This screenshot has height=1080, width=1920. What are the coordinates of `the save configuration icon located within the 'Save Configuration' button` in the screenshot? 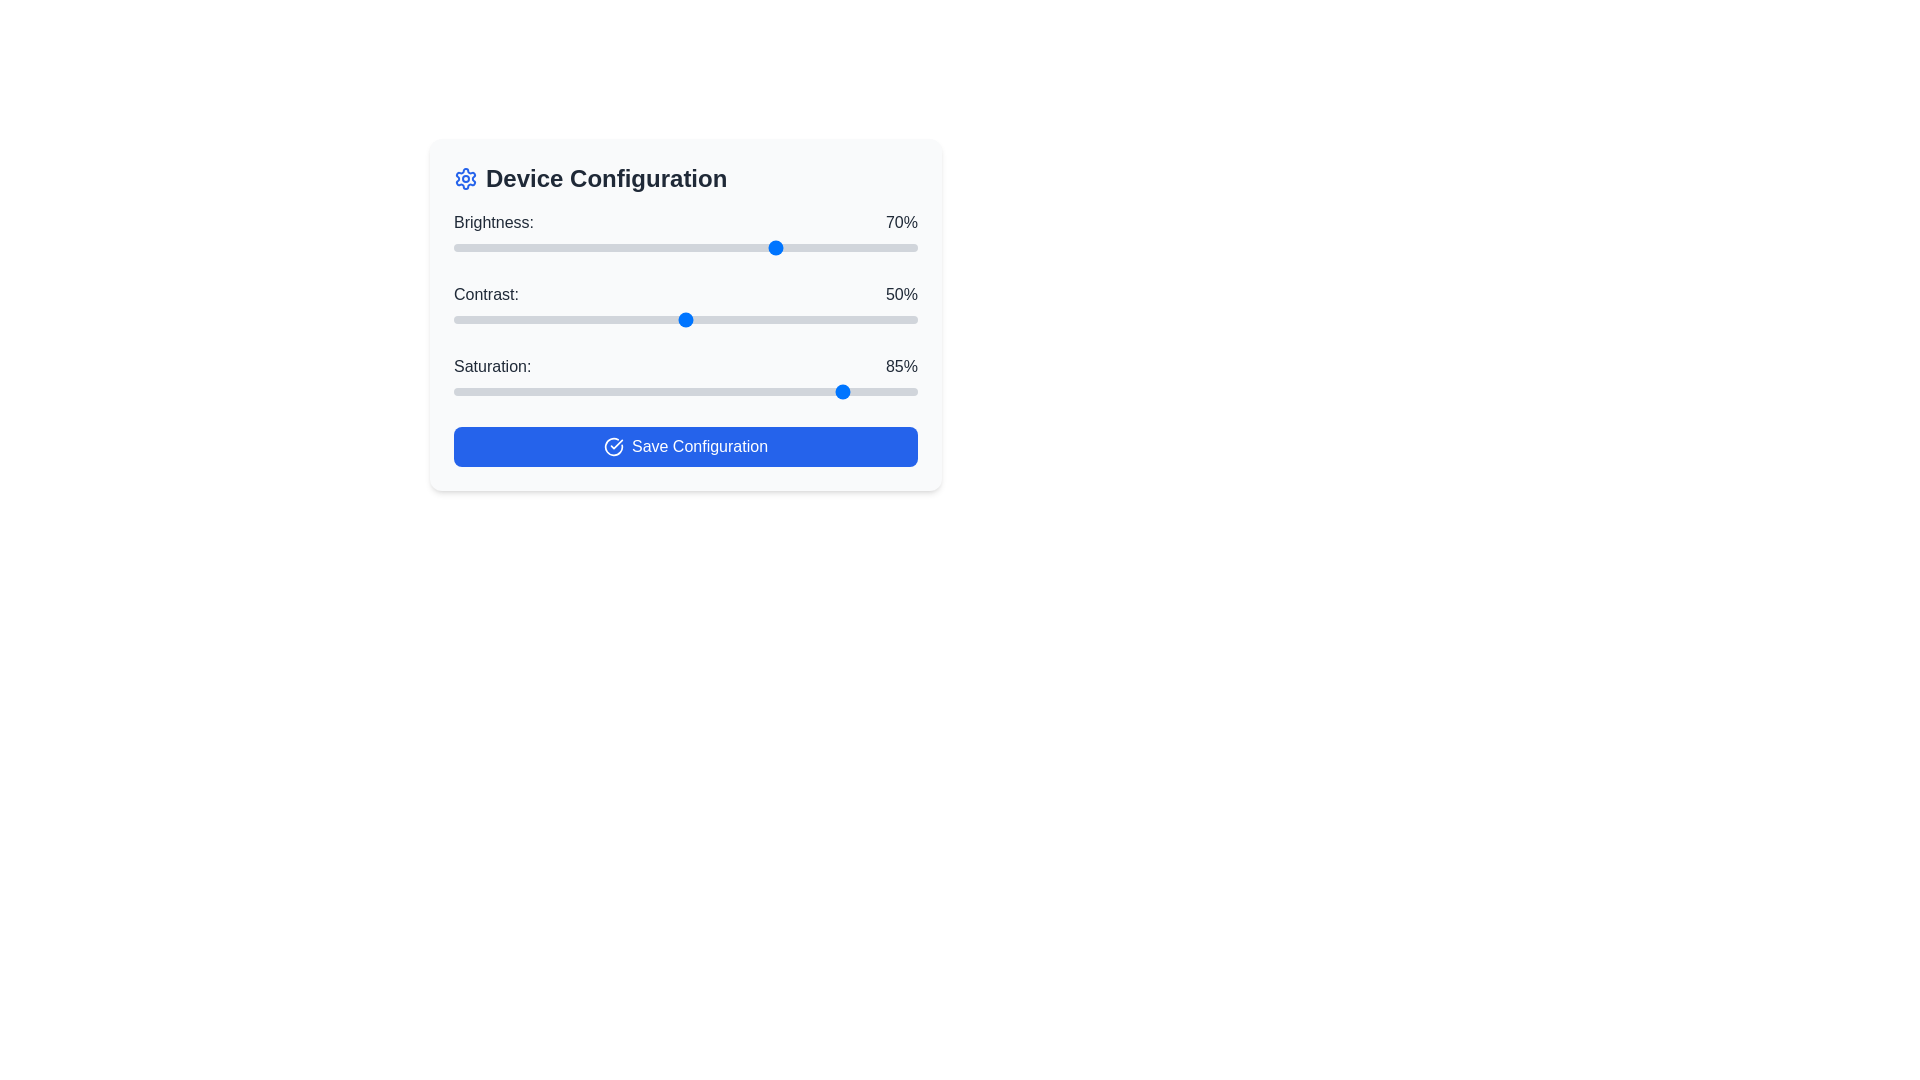 It's located at (613, 446).